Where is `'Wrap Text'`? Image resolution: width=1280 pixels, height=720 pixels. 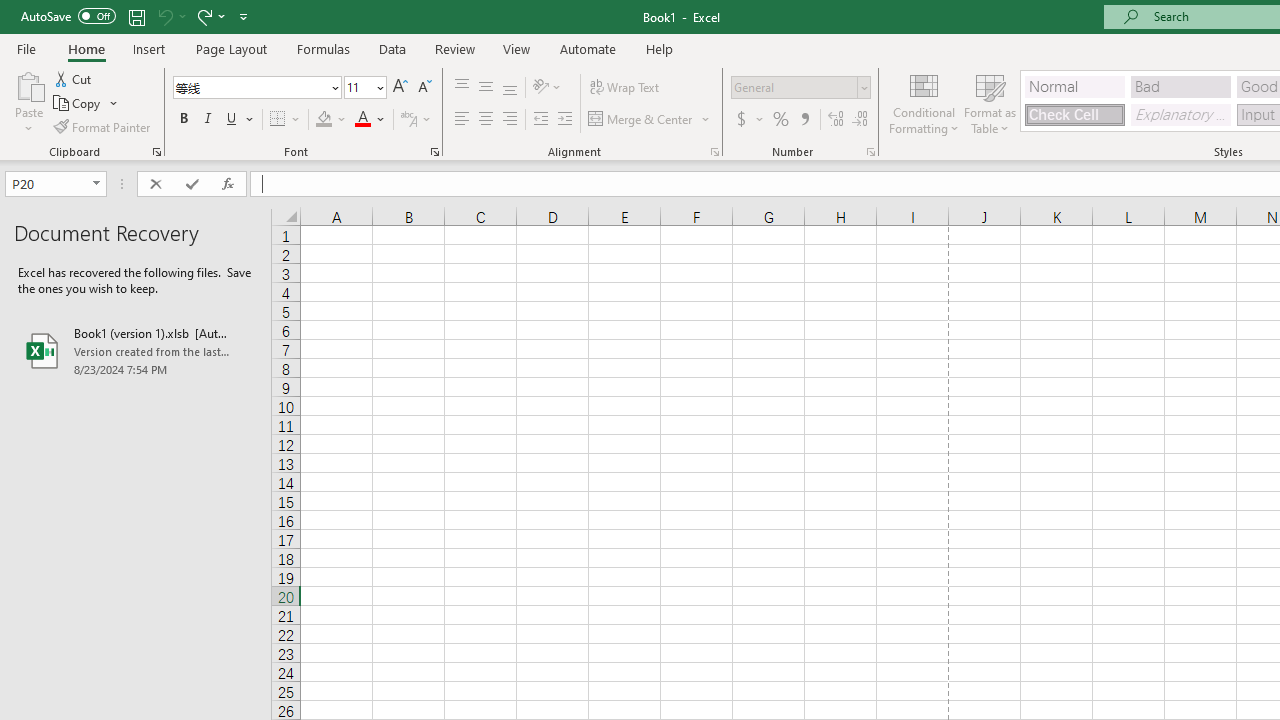
'Wrap Text' is located at coordinates (624, 86).